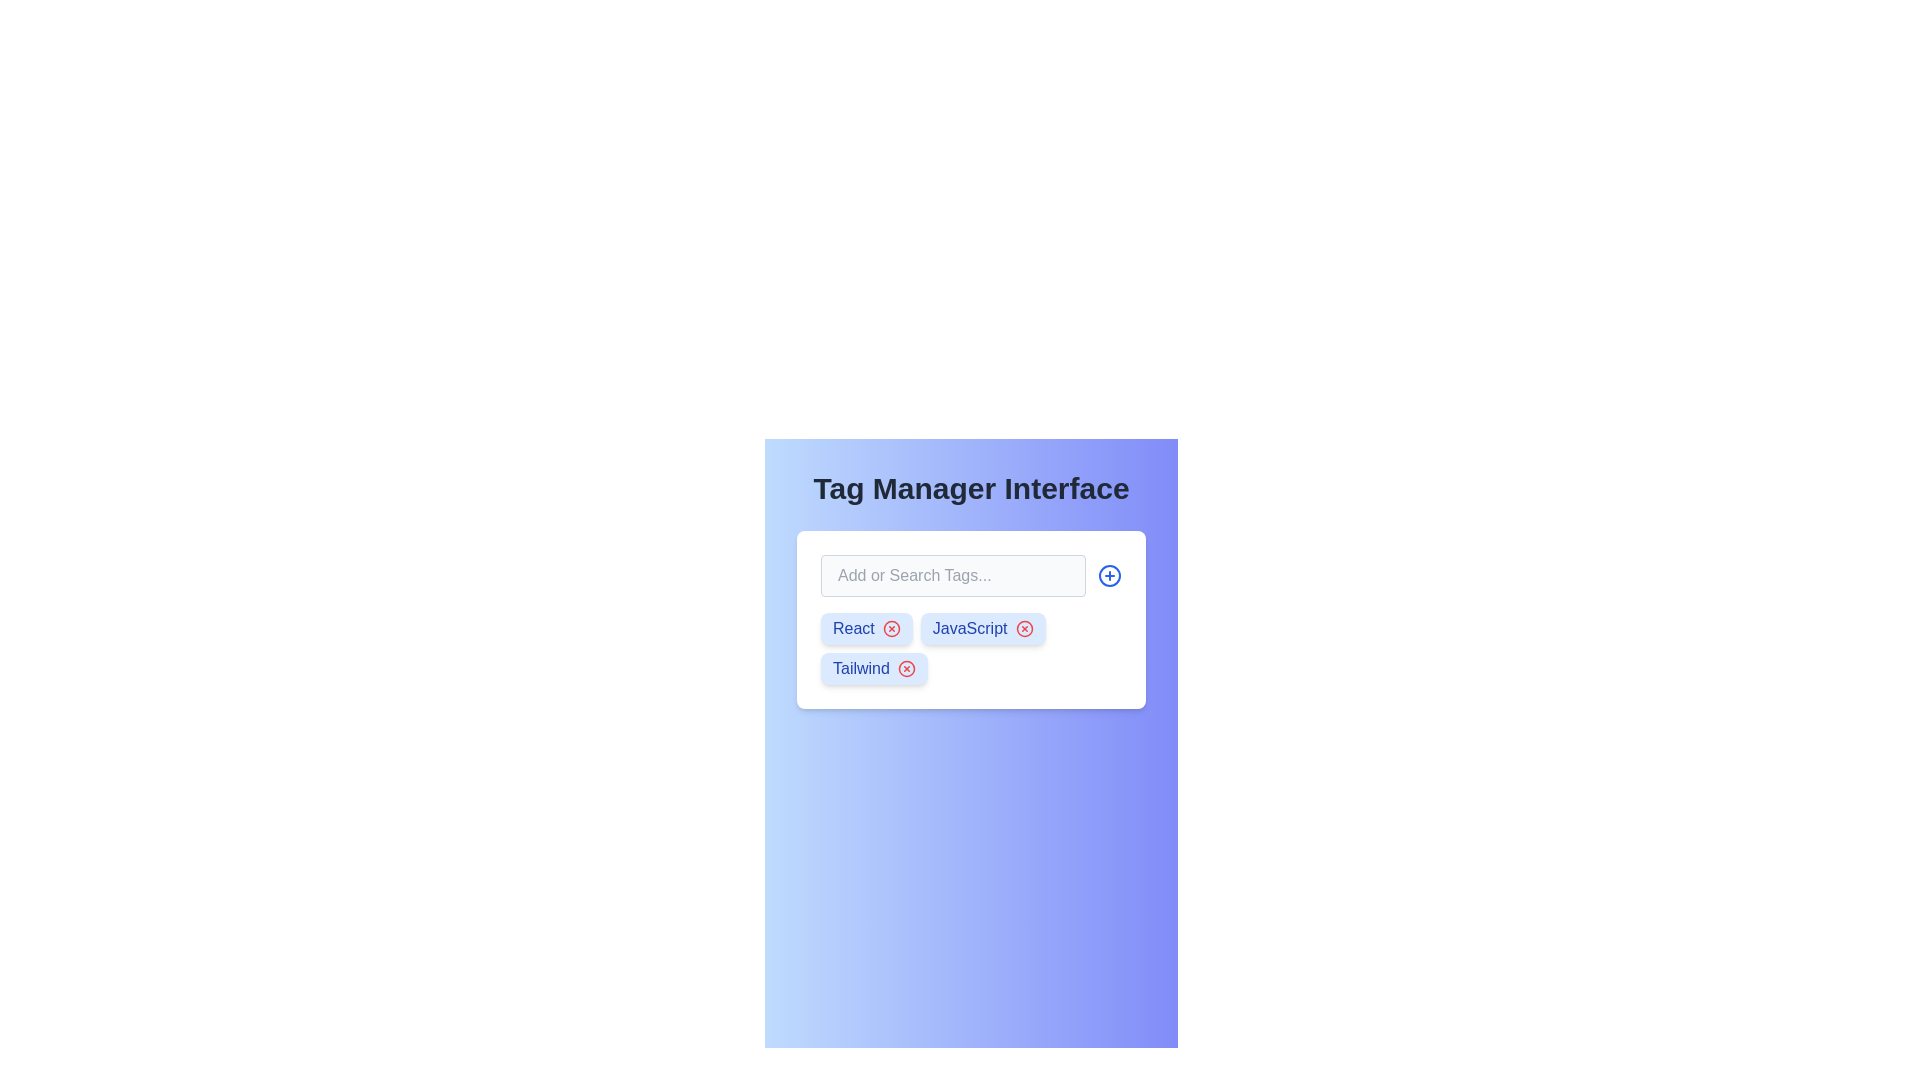 The image size is (1920, 1080). What do you see at coordinates (952, 575) in the screenshot?
I see `the text input field used for adding or searching for tags in the 'Tag Manager Interface' section` at bounding box center [952, 575].